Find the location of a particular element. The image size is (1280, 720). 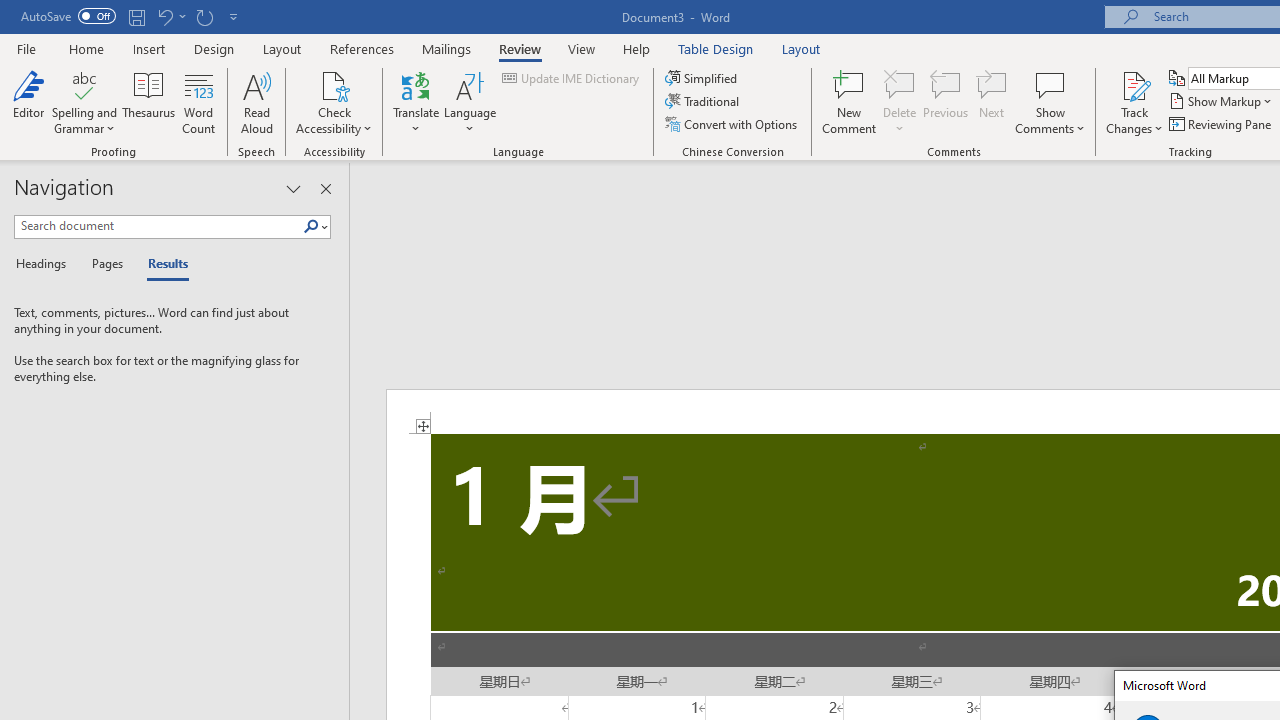

'Delete' is located at coordinates (899, 84).